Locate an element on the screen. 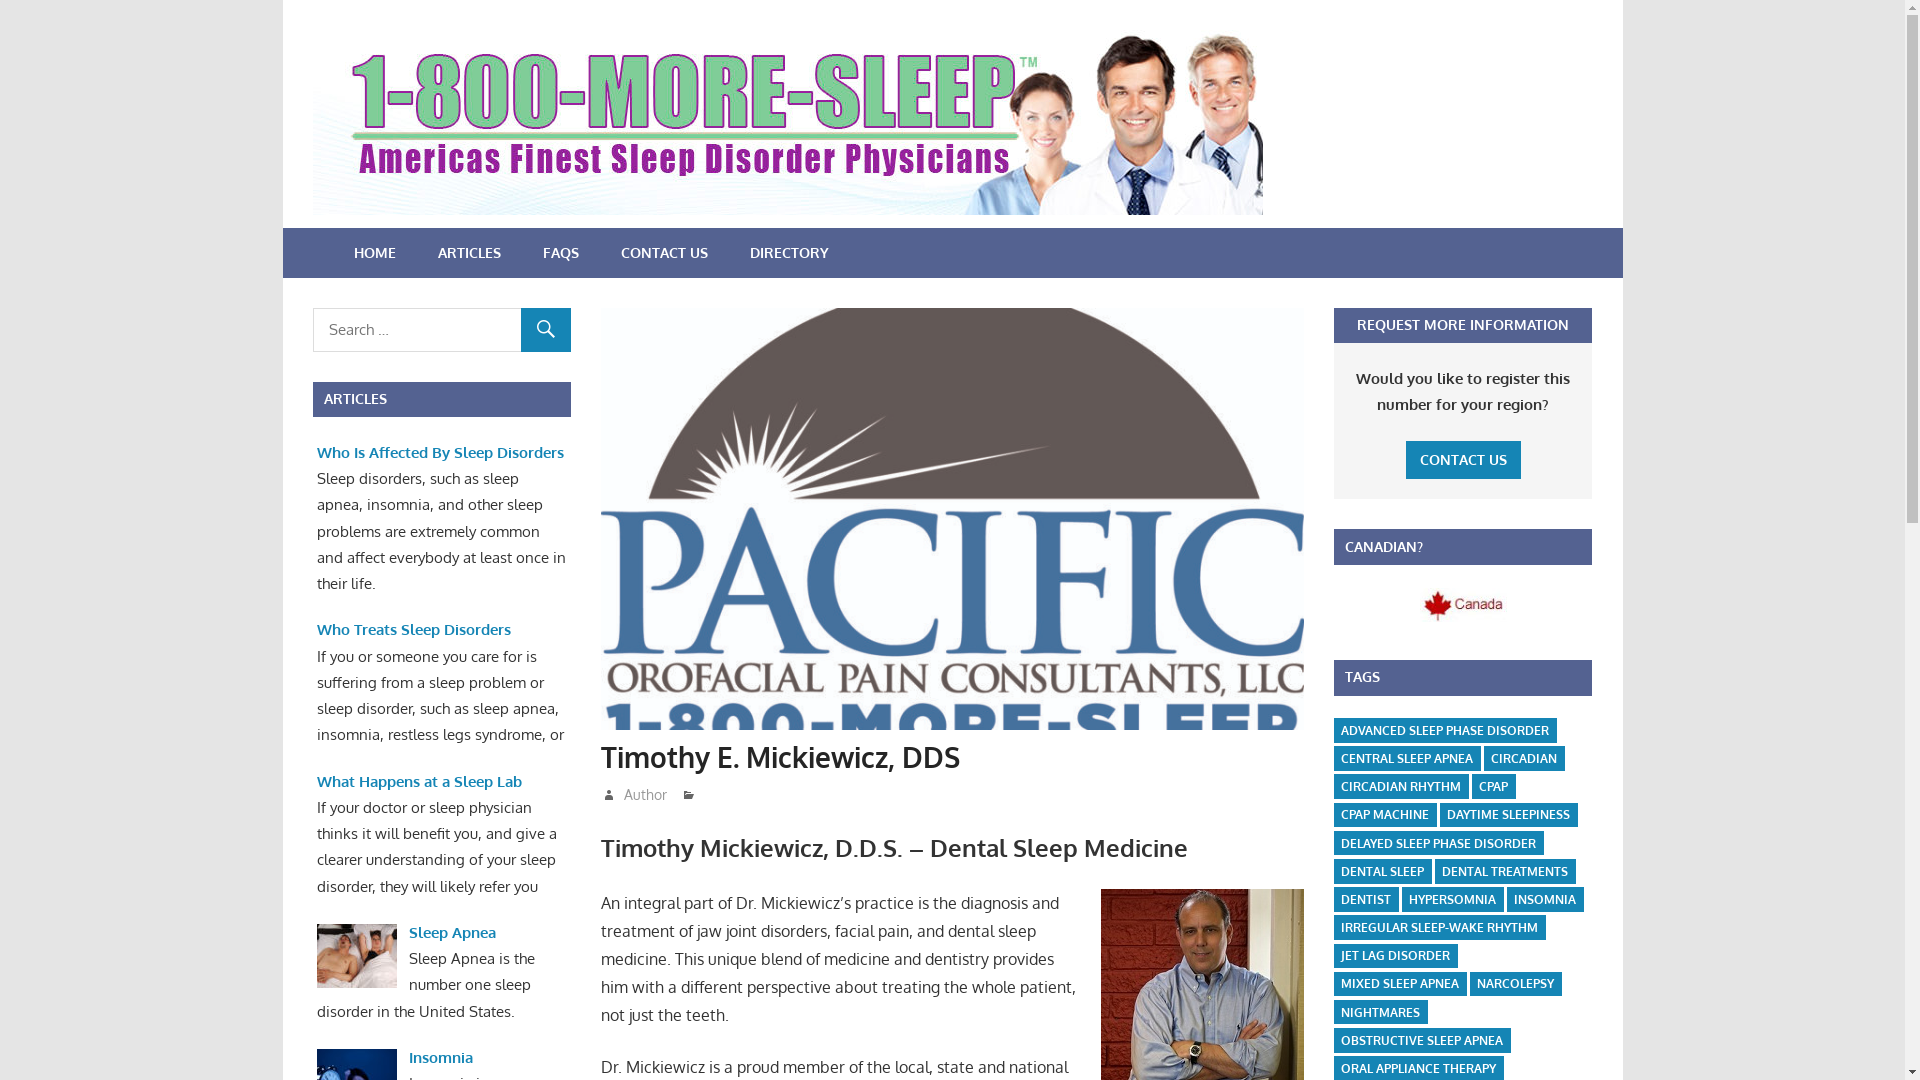 Image resolution: width=1920 pixels, height=1080 pixels. 'Who Is Affected By Sleep Disorders' is located at coordinates (439, 452).